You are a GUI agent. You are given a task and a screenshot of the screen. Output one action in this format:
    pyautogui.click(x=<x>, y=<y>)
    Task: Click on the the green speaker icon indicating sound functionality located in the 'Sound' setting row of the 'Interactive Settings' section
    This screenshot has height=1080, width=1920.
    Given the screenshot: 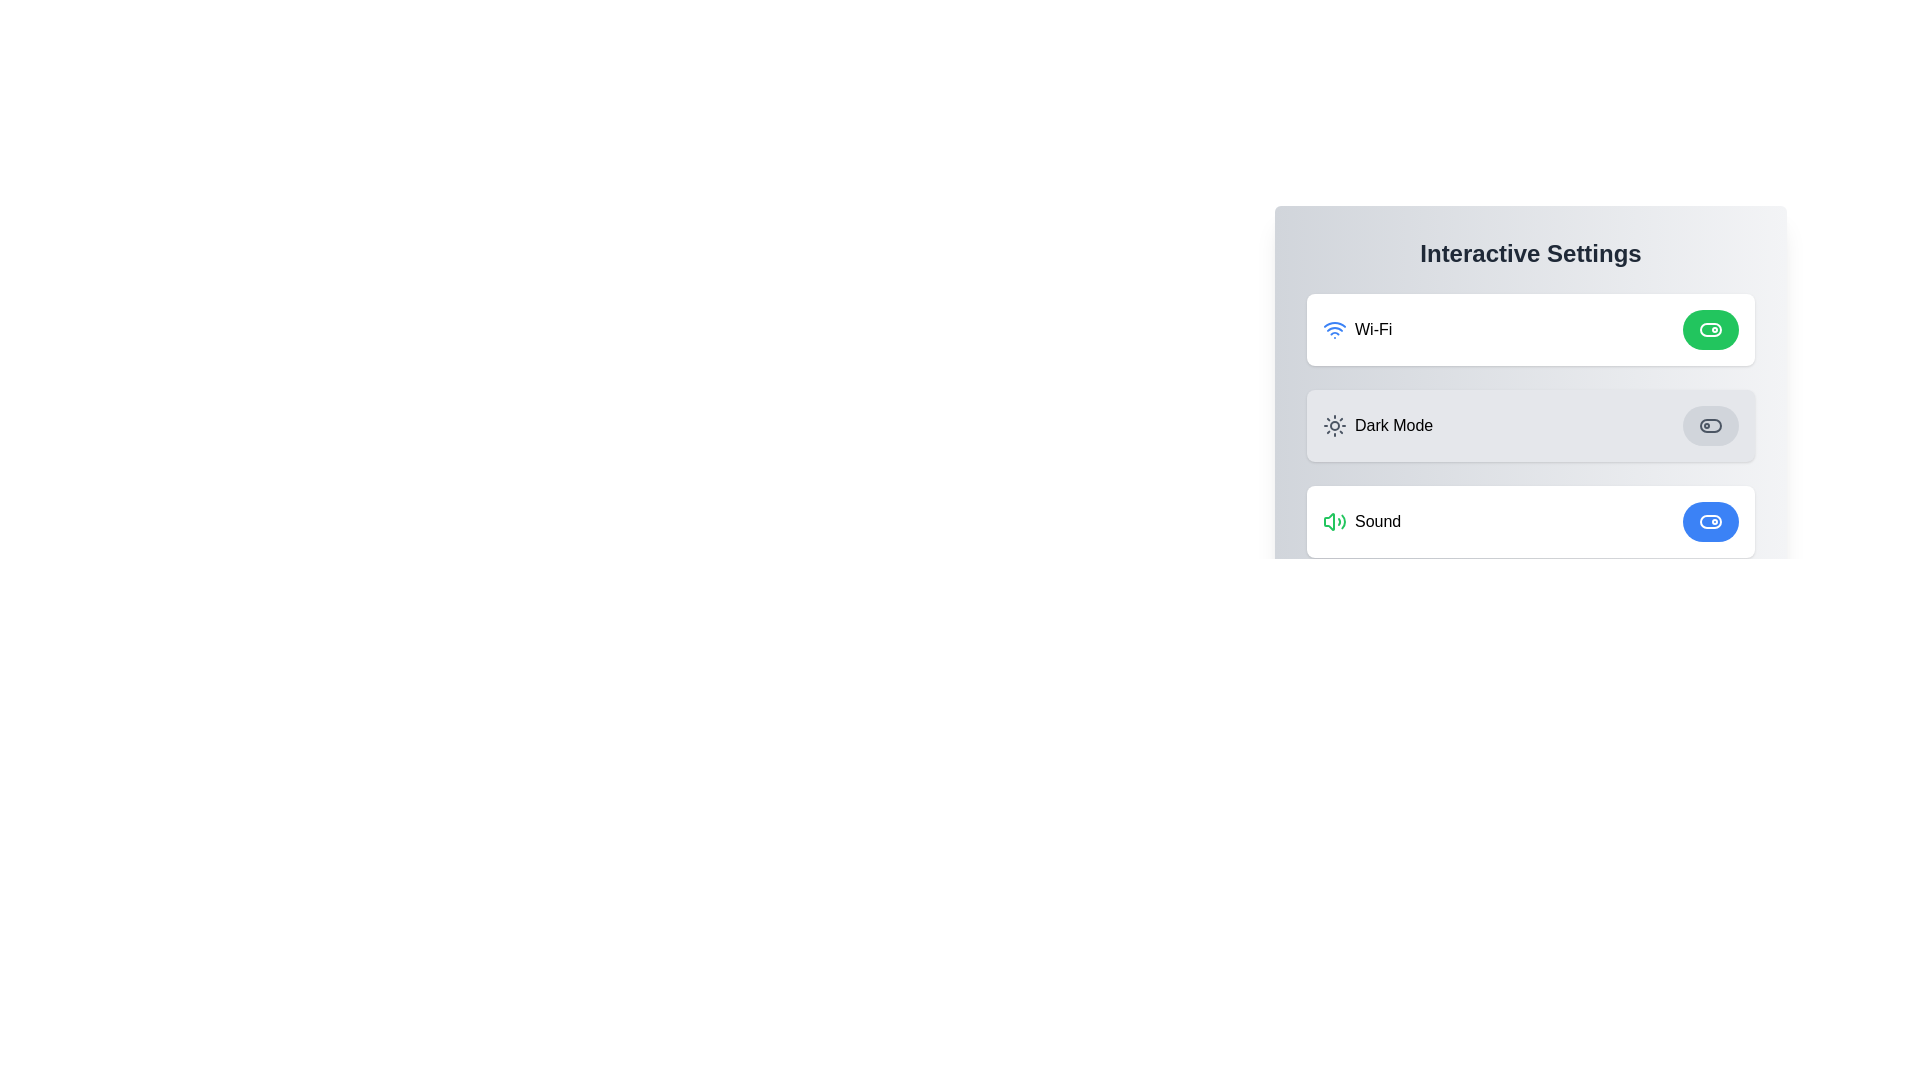 What is the action you would take?
    pyautogui.click(x=1334, y=520)
    